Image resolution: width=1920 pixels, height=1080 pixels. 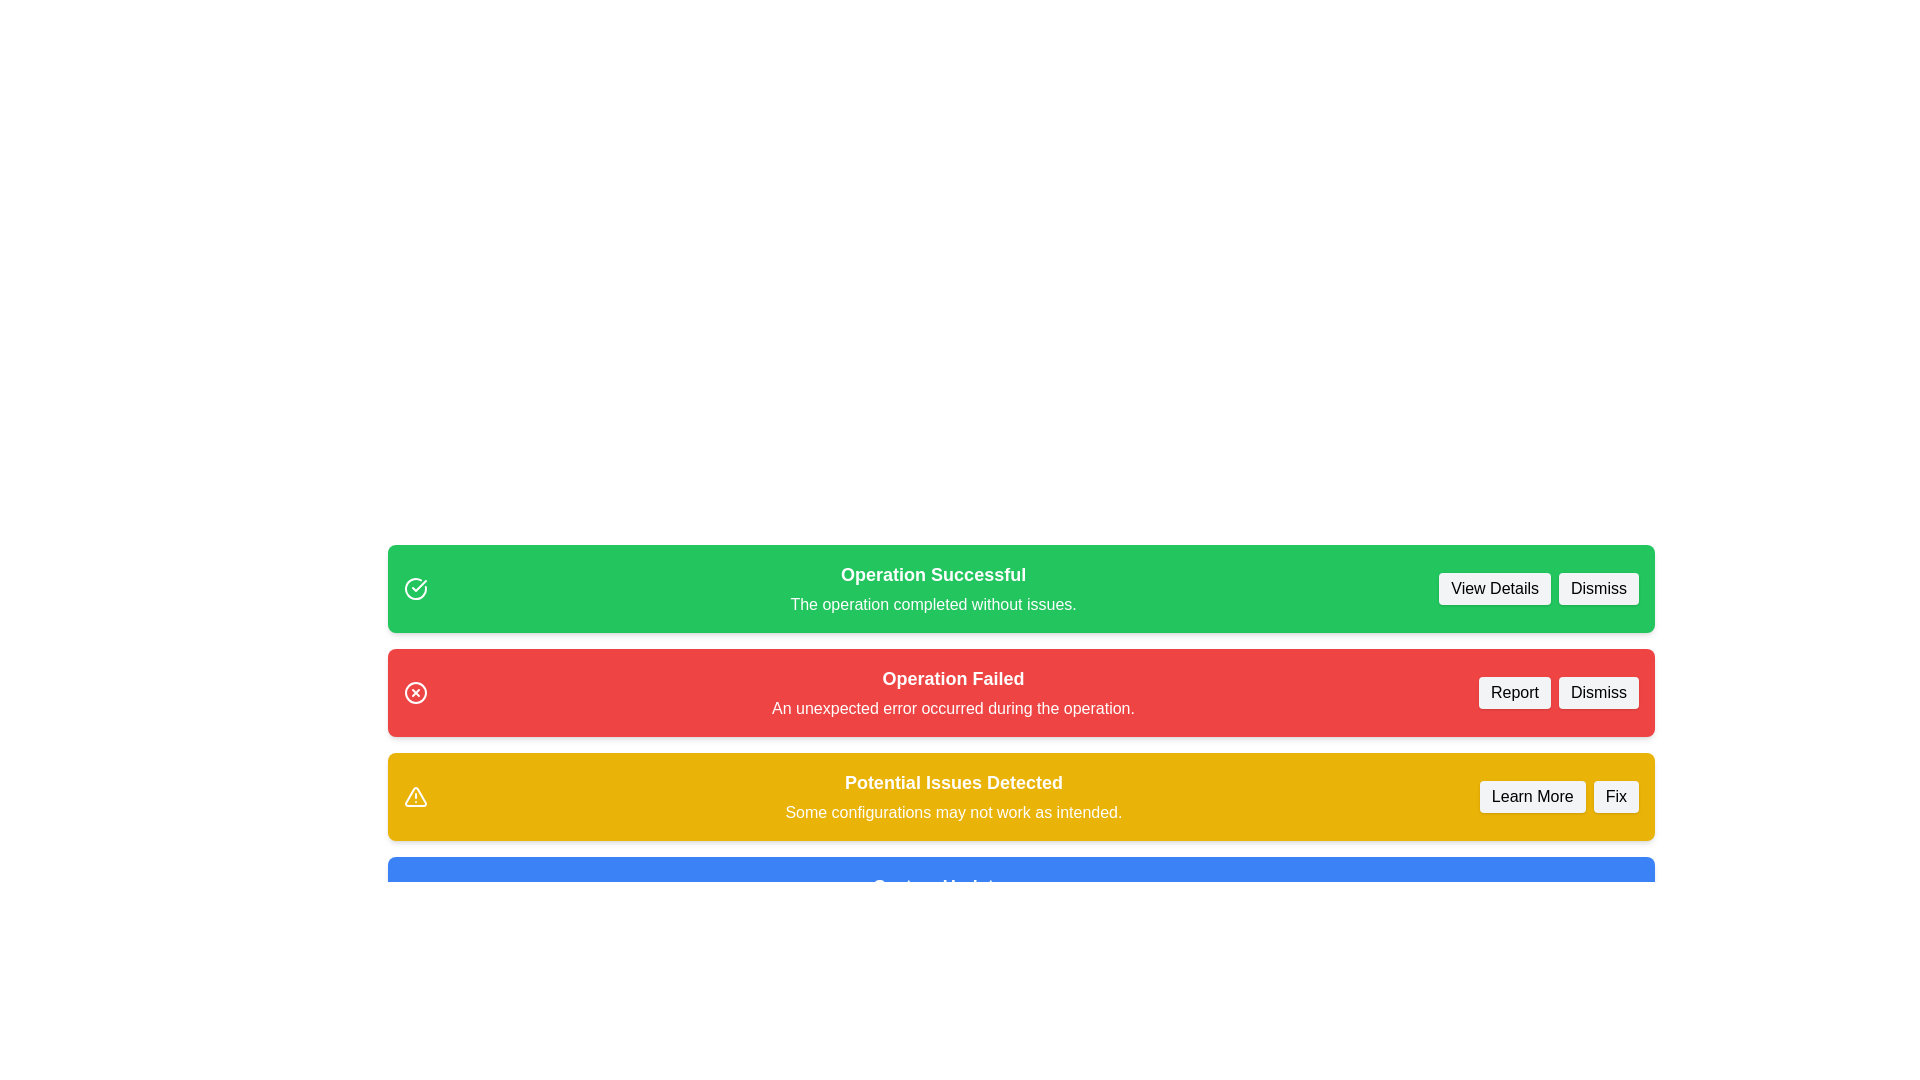 What do you see at coordinates (932, 604) in the screenshot?
I see `the text label that displays 'The operation completed without issues.' located beneath the title 'Operation Successful' in a green banner` at bounding box center [932, 604].